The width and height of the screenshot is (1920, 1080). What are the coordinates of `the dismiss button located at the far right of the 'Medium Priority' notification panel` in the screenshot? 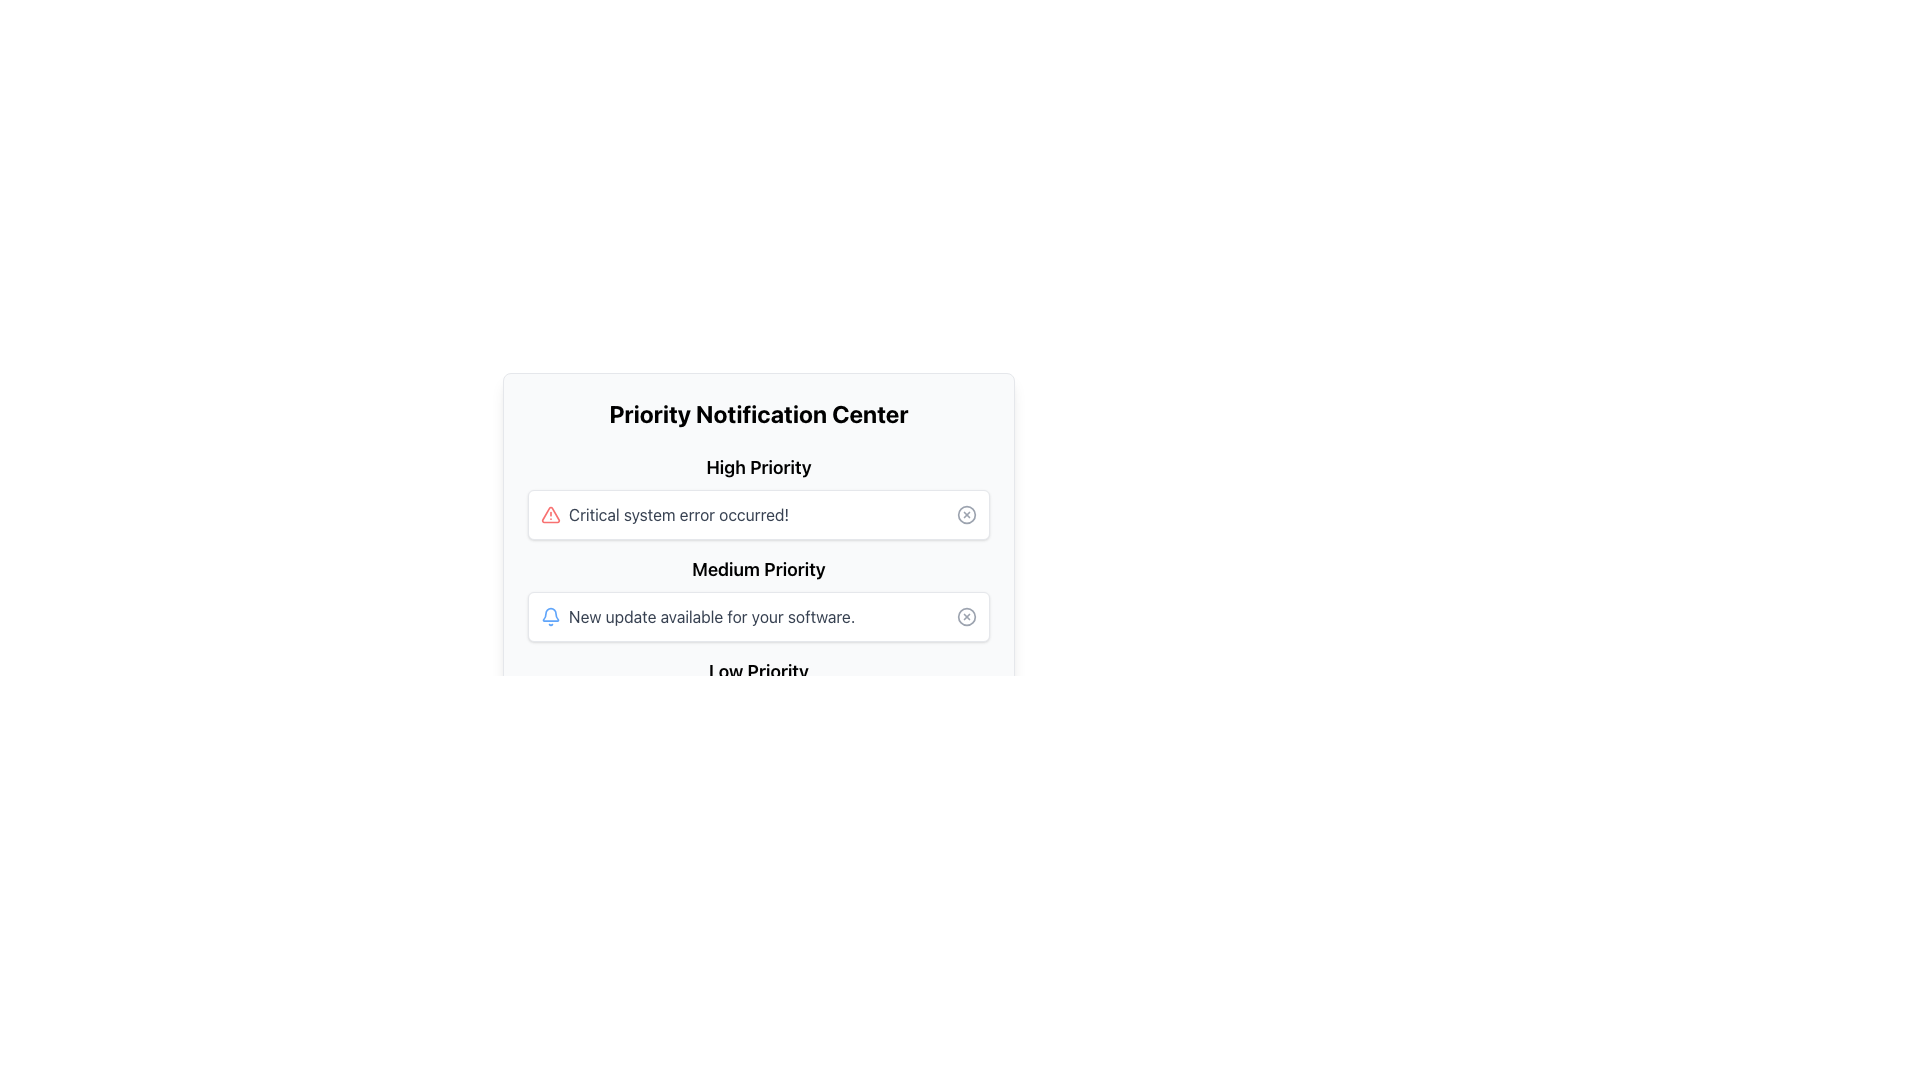 It's located at (966, 616).